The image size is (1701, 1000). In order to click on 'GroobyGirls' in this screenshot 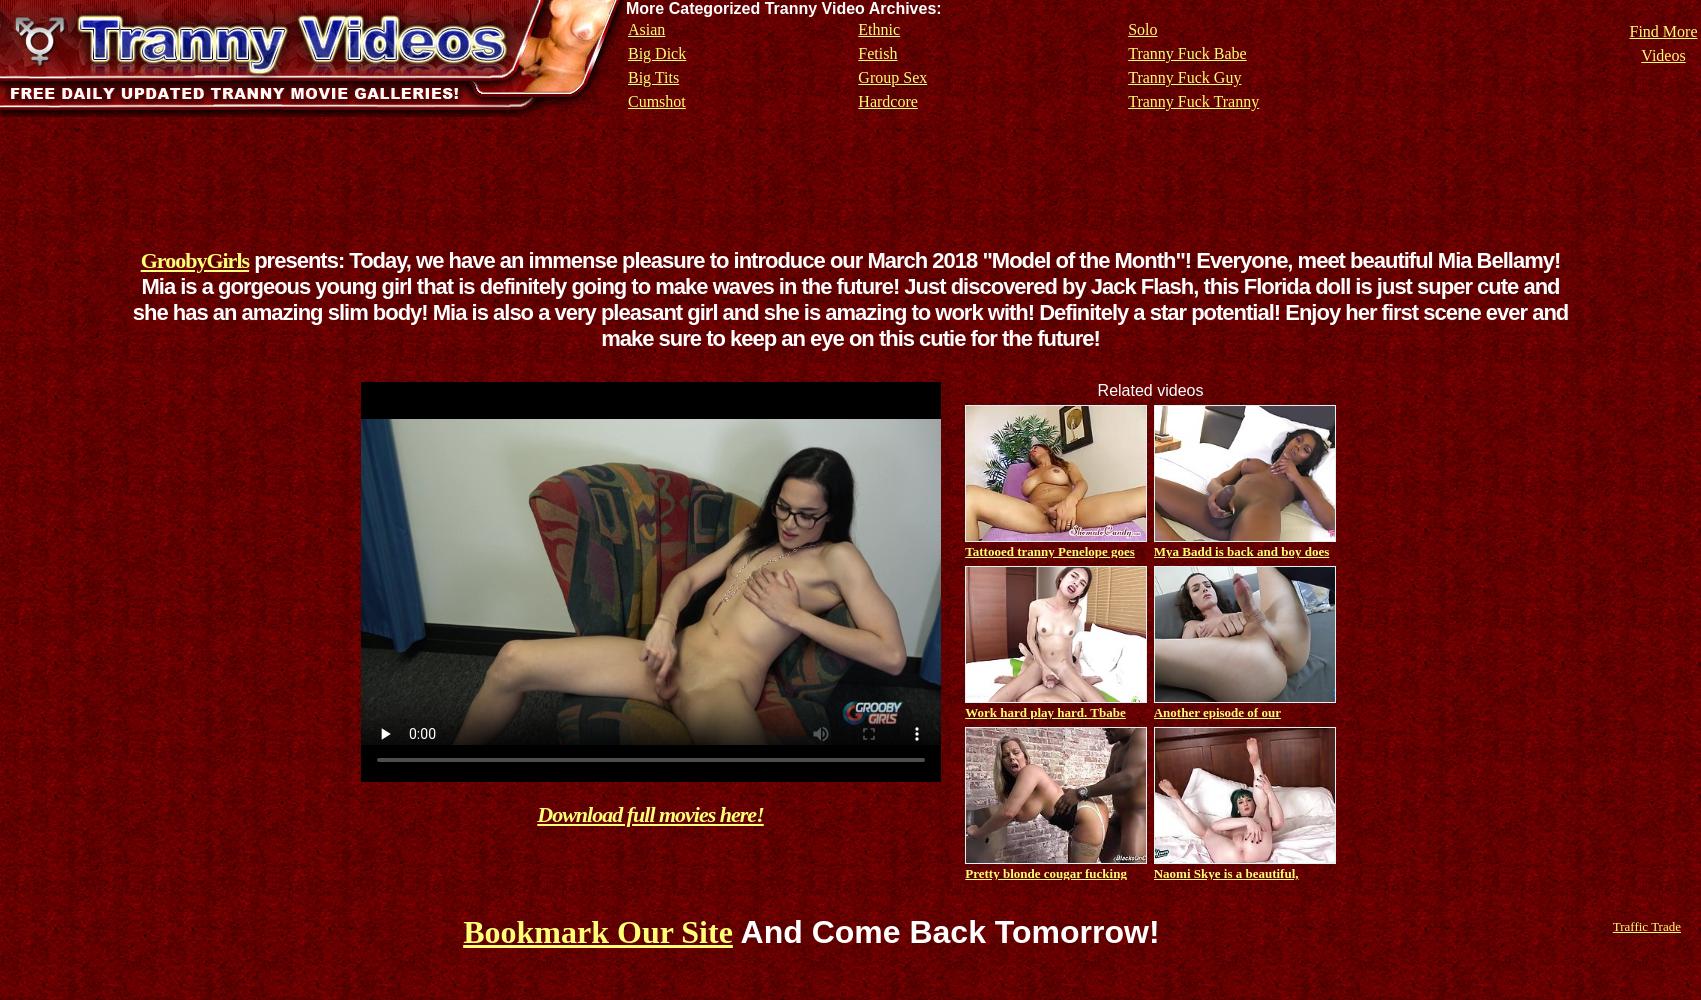, I will do `click(138, 260)`.